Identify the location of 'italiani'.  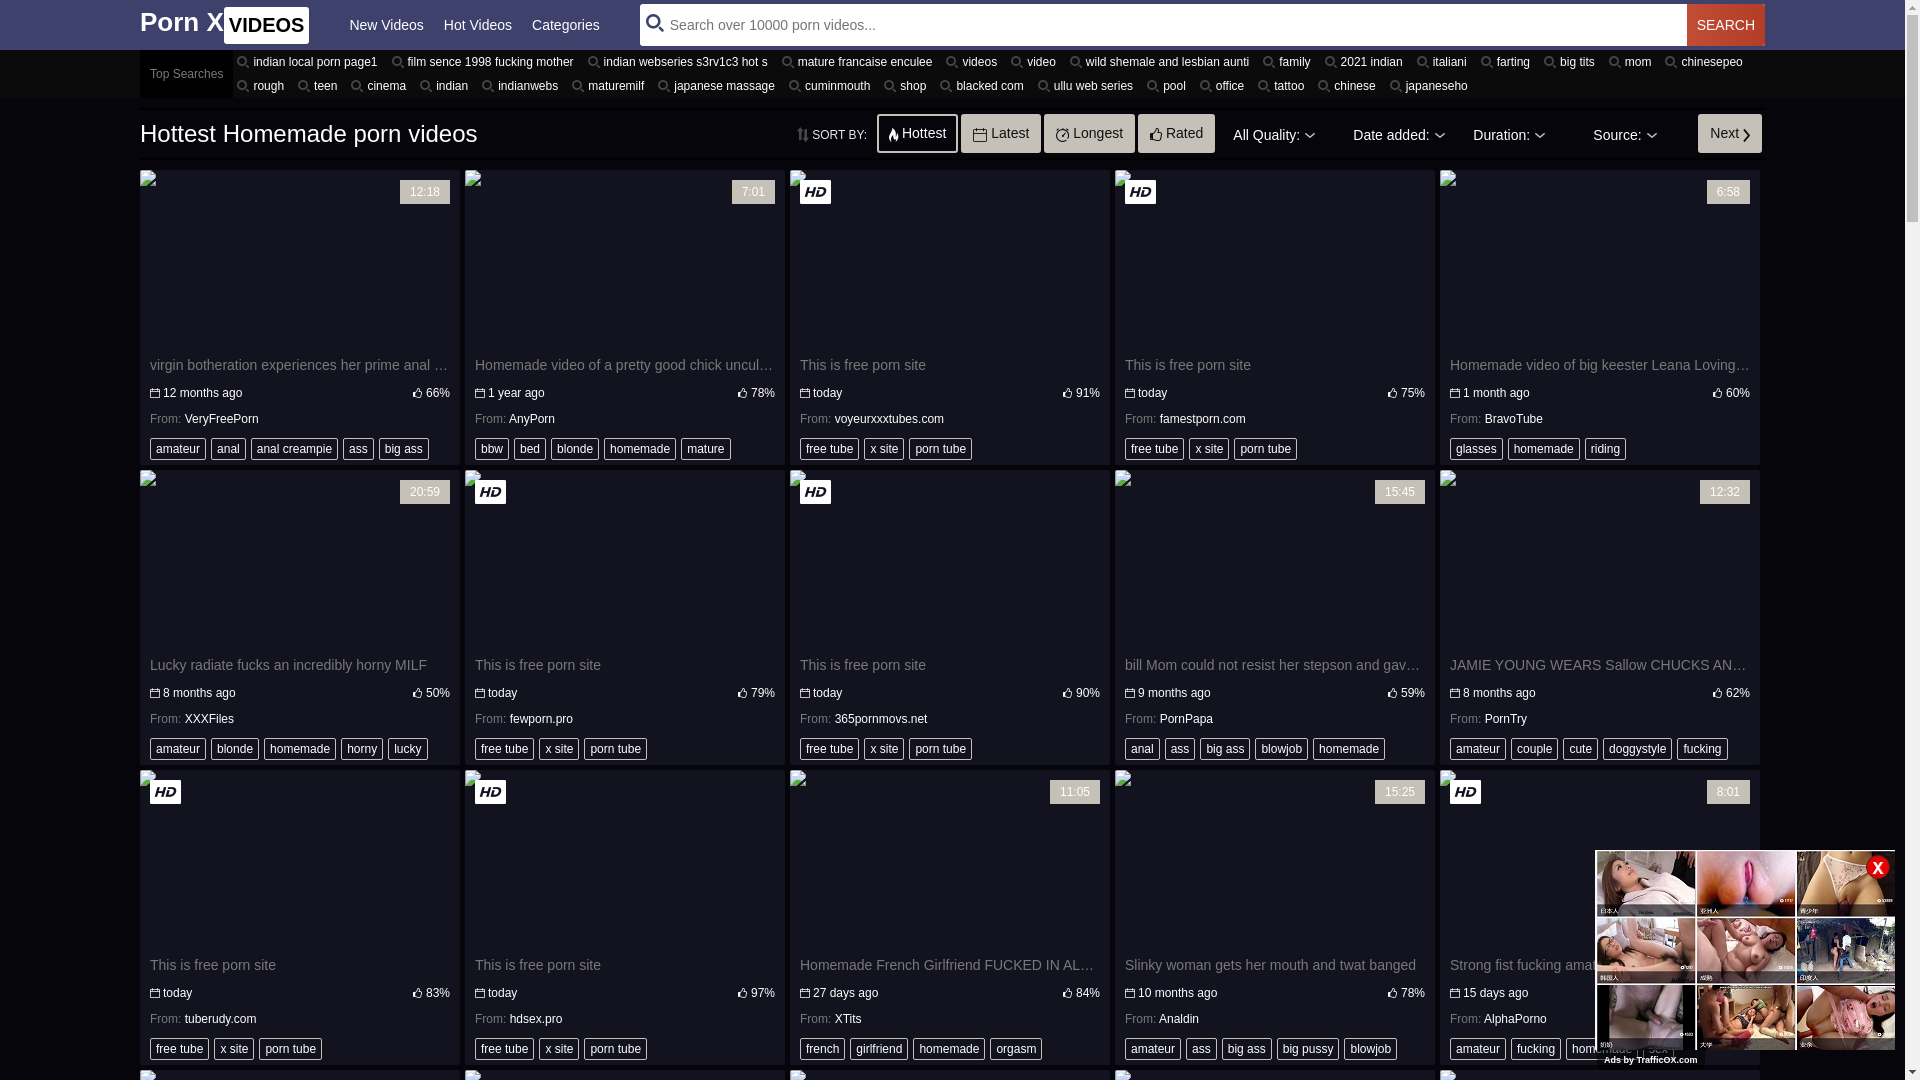
(1411, 60).